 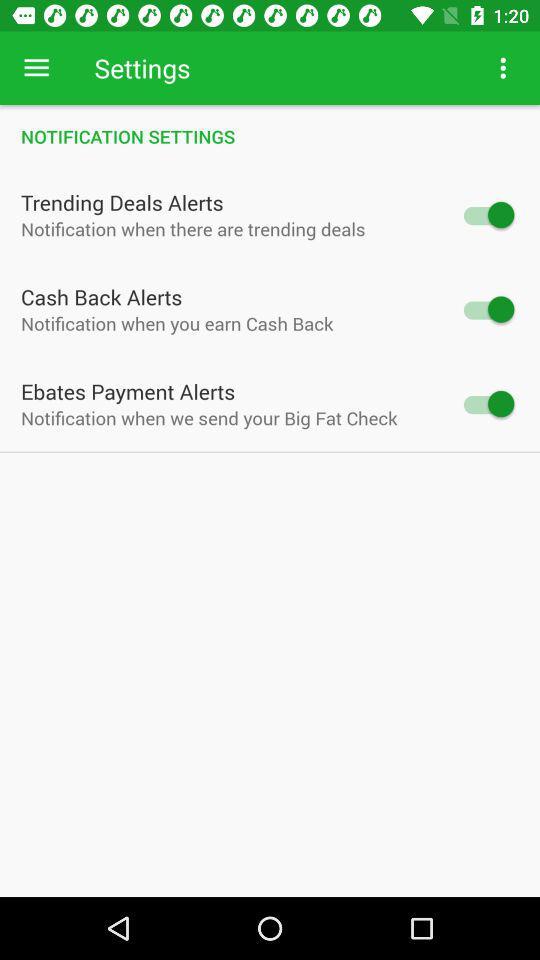 What do you see at coordinates (270, 135) in the screenshot?
I see `notification settings item` at bounding box center [270, 135].